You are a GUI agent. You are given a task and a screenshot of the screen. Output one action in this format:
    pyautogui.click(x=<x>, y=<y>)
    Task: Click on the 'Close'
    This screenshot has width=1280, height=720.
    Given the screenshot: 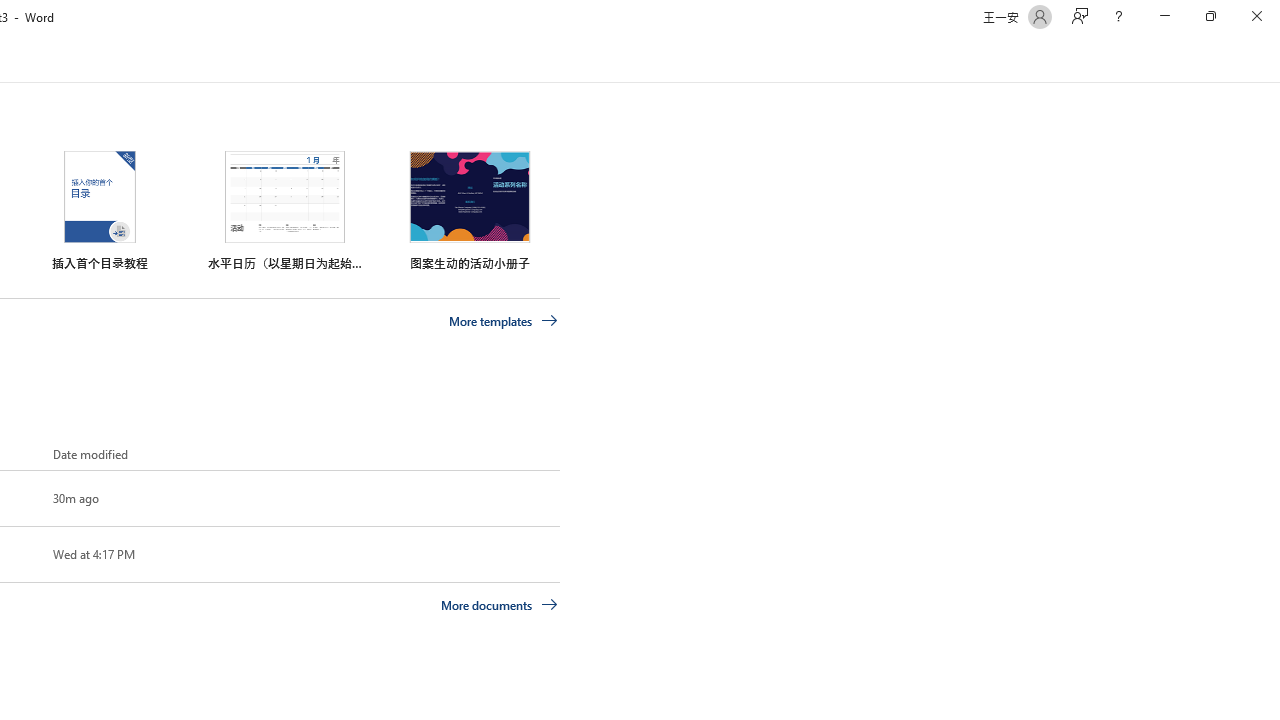 What is the action you would take?
    pyautogui.click(x=1255, y=16)
    